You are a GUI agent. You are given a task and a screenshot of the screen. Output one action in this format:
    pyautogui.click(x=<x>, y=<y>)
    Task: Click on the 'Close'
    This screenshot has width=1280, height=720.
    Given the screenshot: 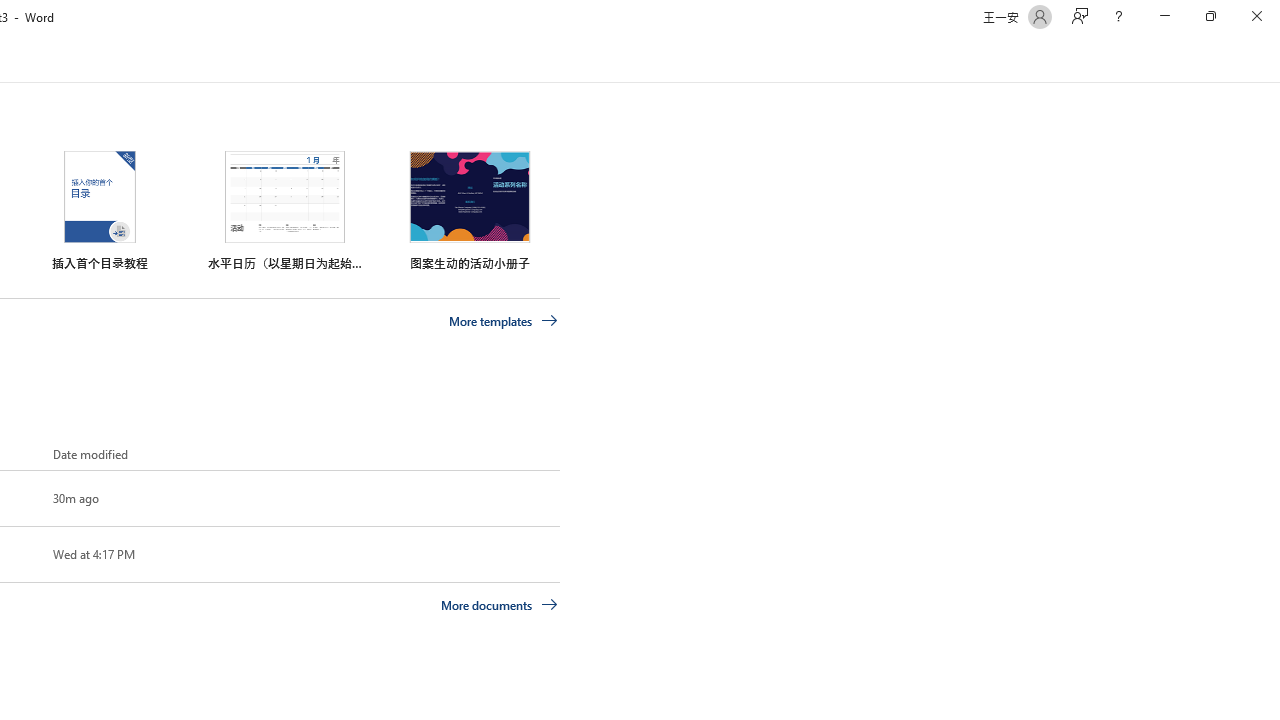 What is the action you would take?
    pyautogui.click(x=1255, y=16)
    